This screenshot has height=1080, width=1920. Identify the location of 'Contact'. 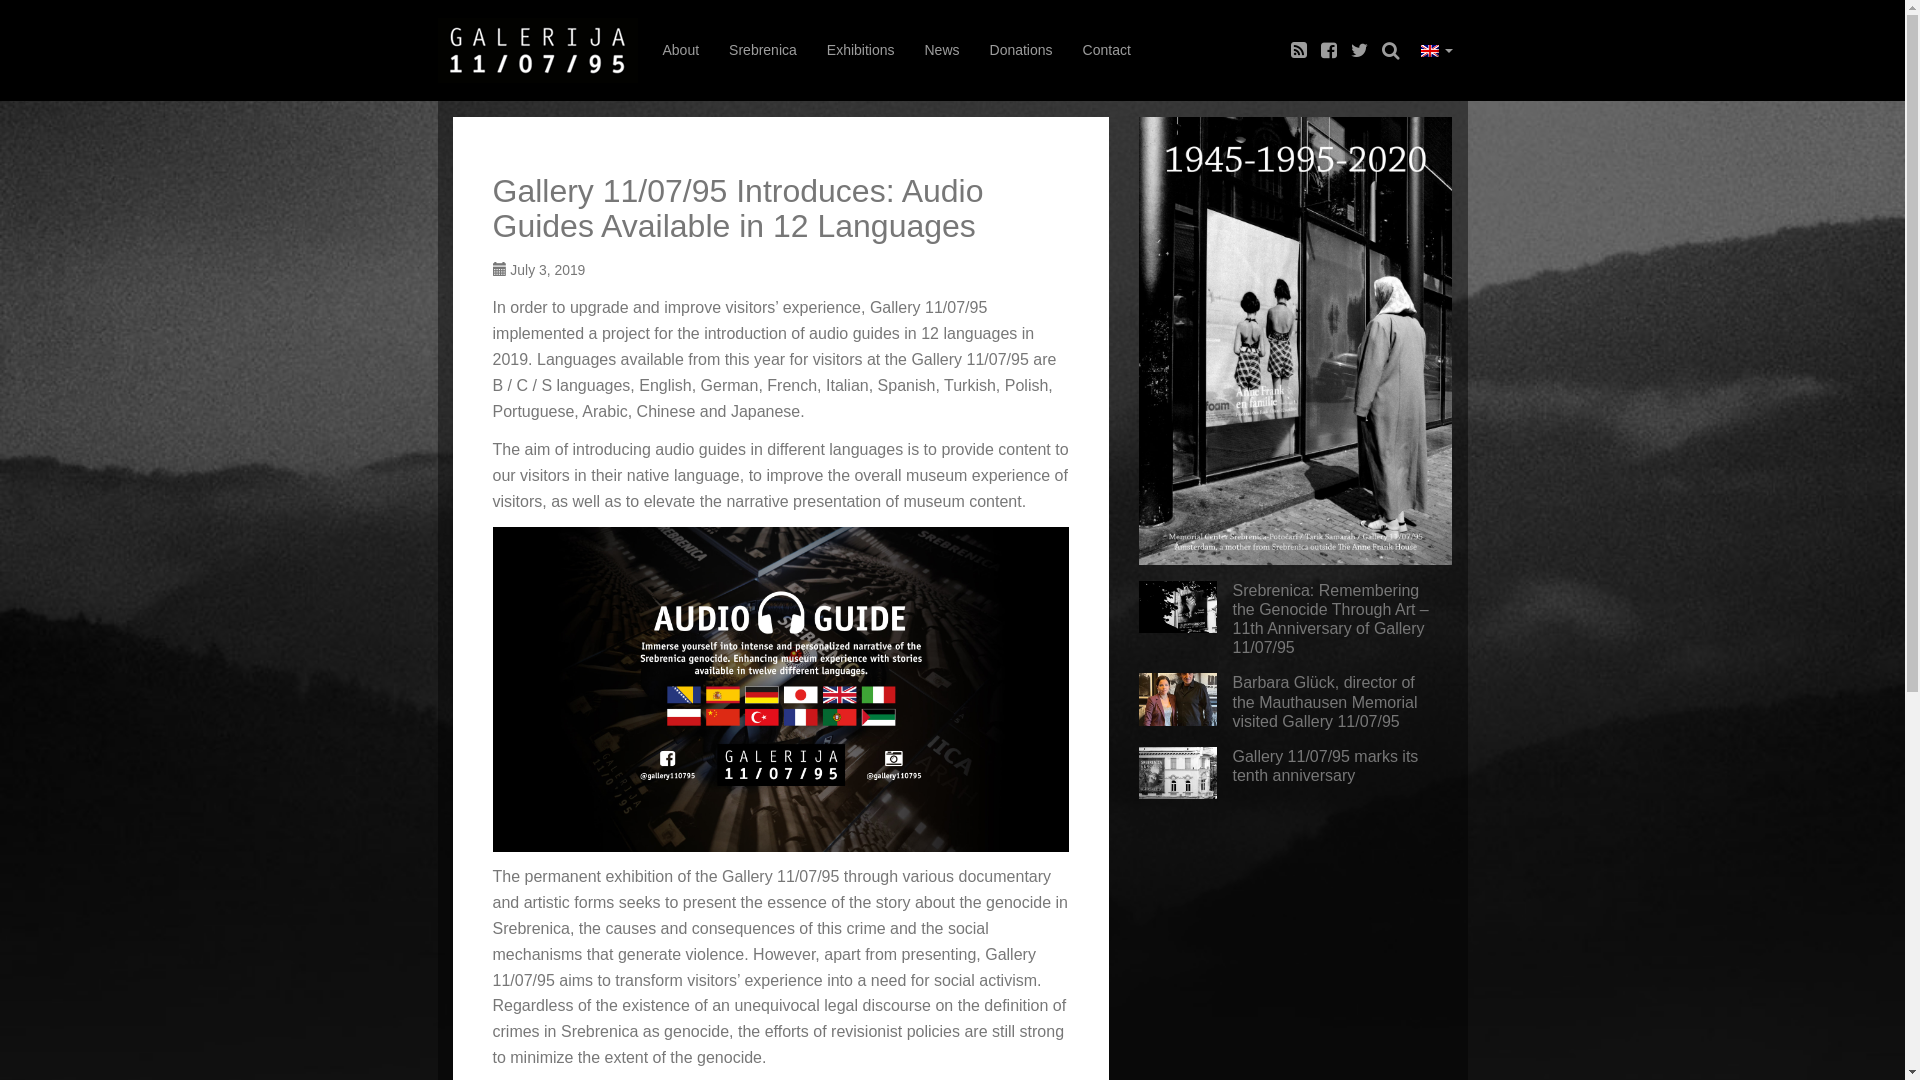
(1106, 49).